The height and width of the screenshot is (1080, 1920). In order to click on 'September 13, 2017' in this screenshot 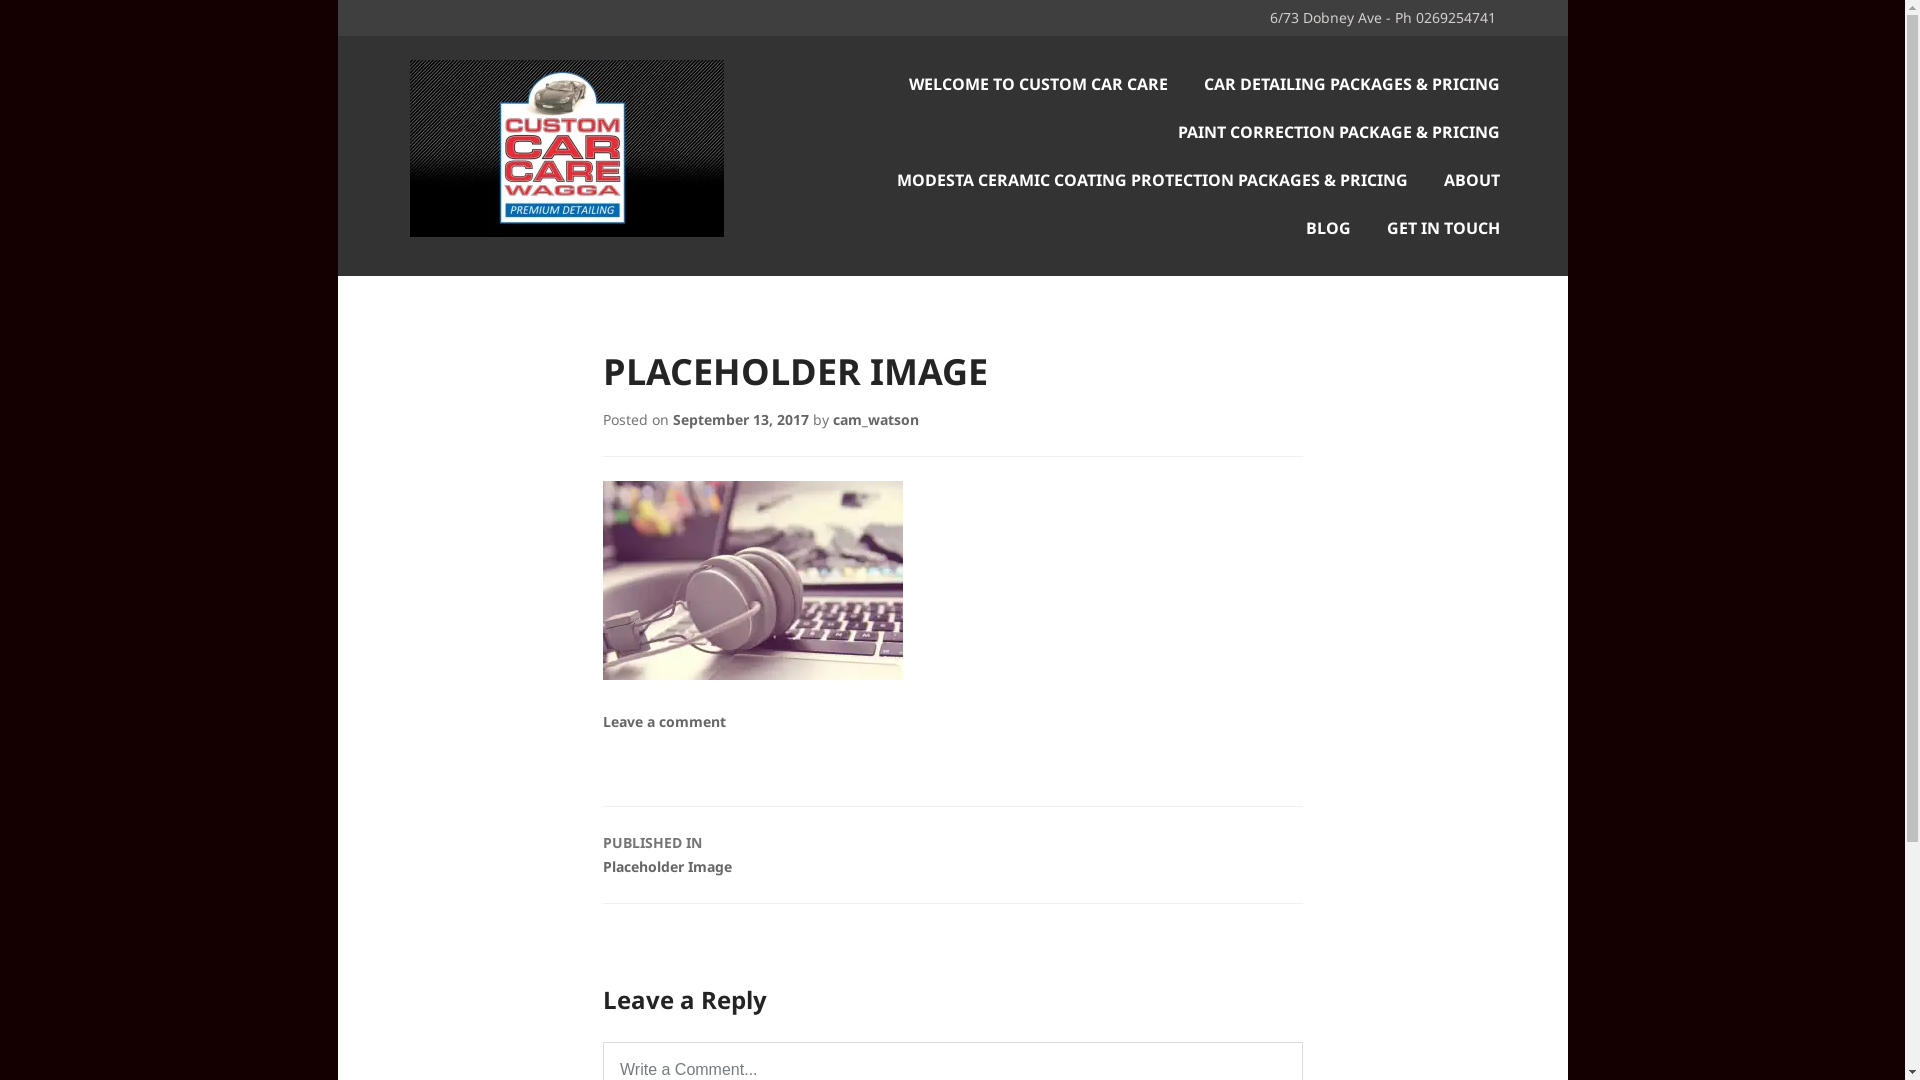, I will do `click(738, 418)`.